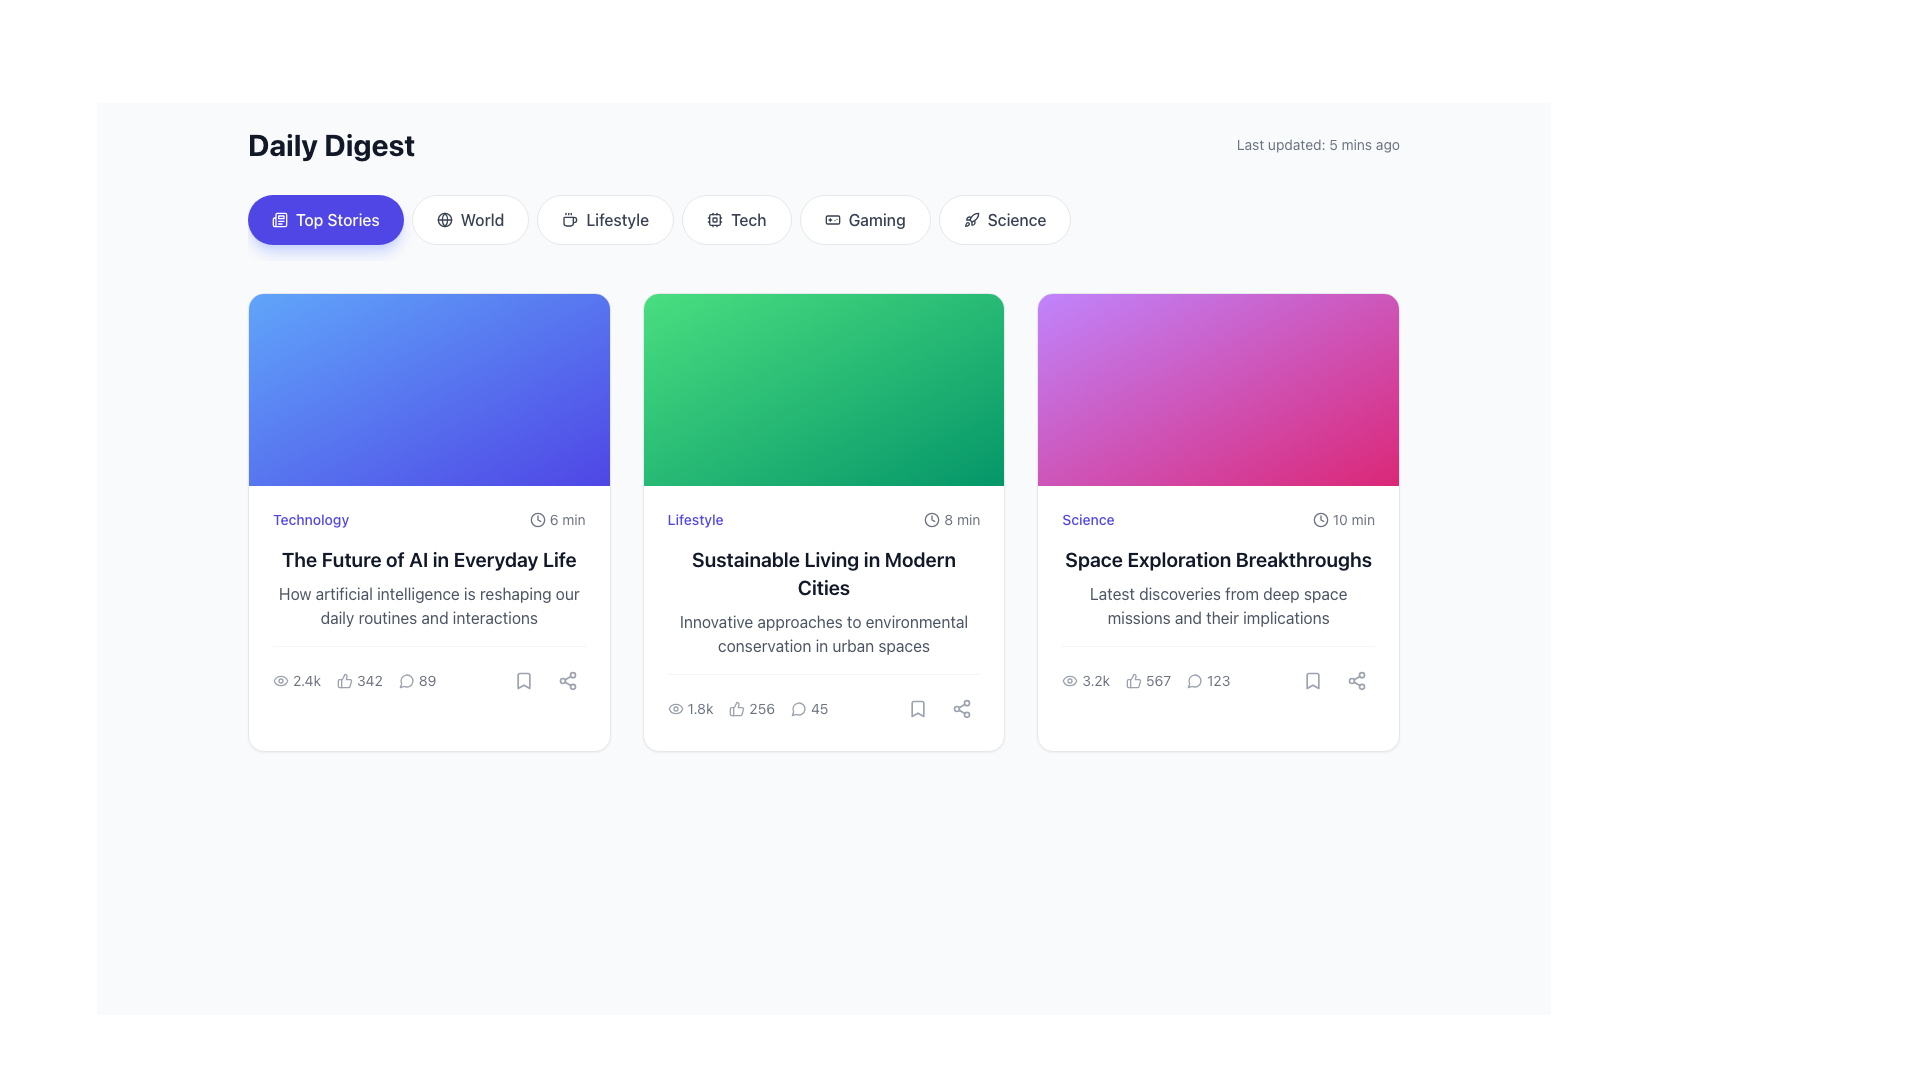 This screenshot has height=1080, width=1920. Describe the element at coordinates (819, 708) in the screenshot. I see `numeric value displayed in the small text label showing '45', which is located to the right of a chat bubble icon in the second card's bottom section of interaction statistics` at that location.